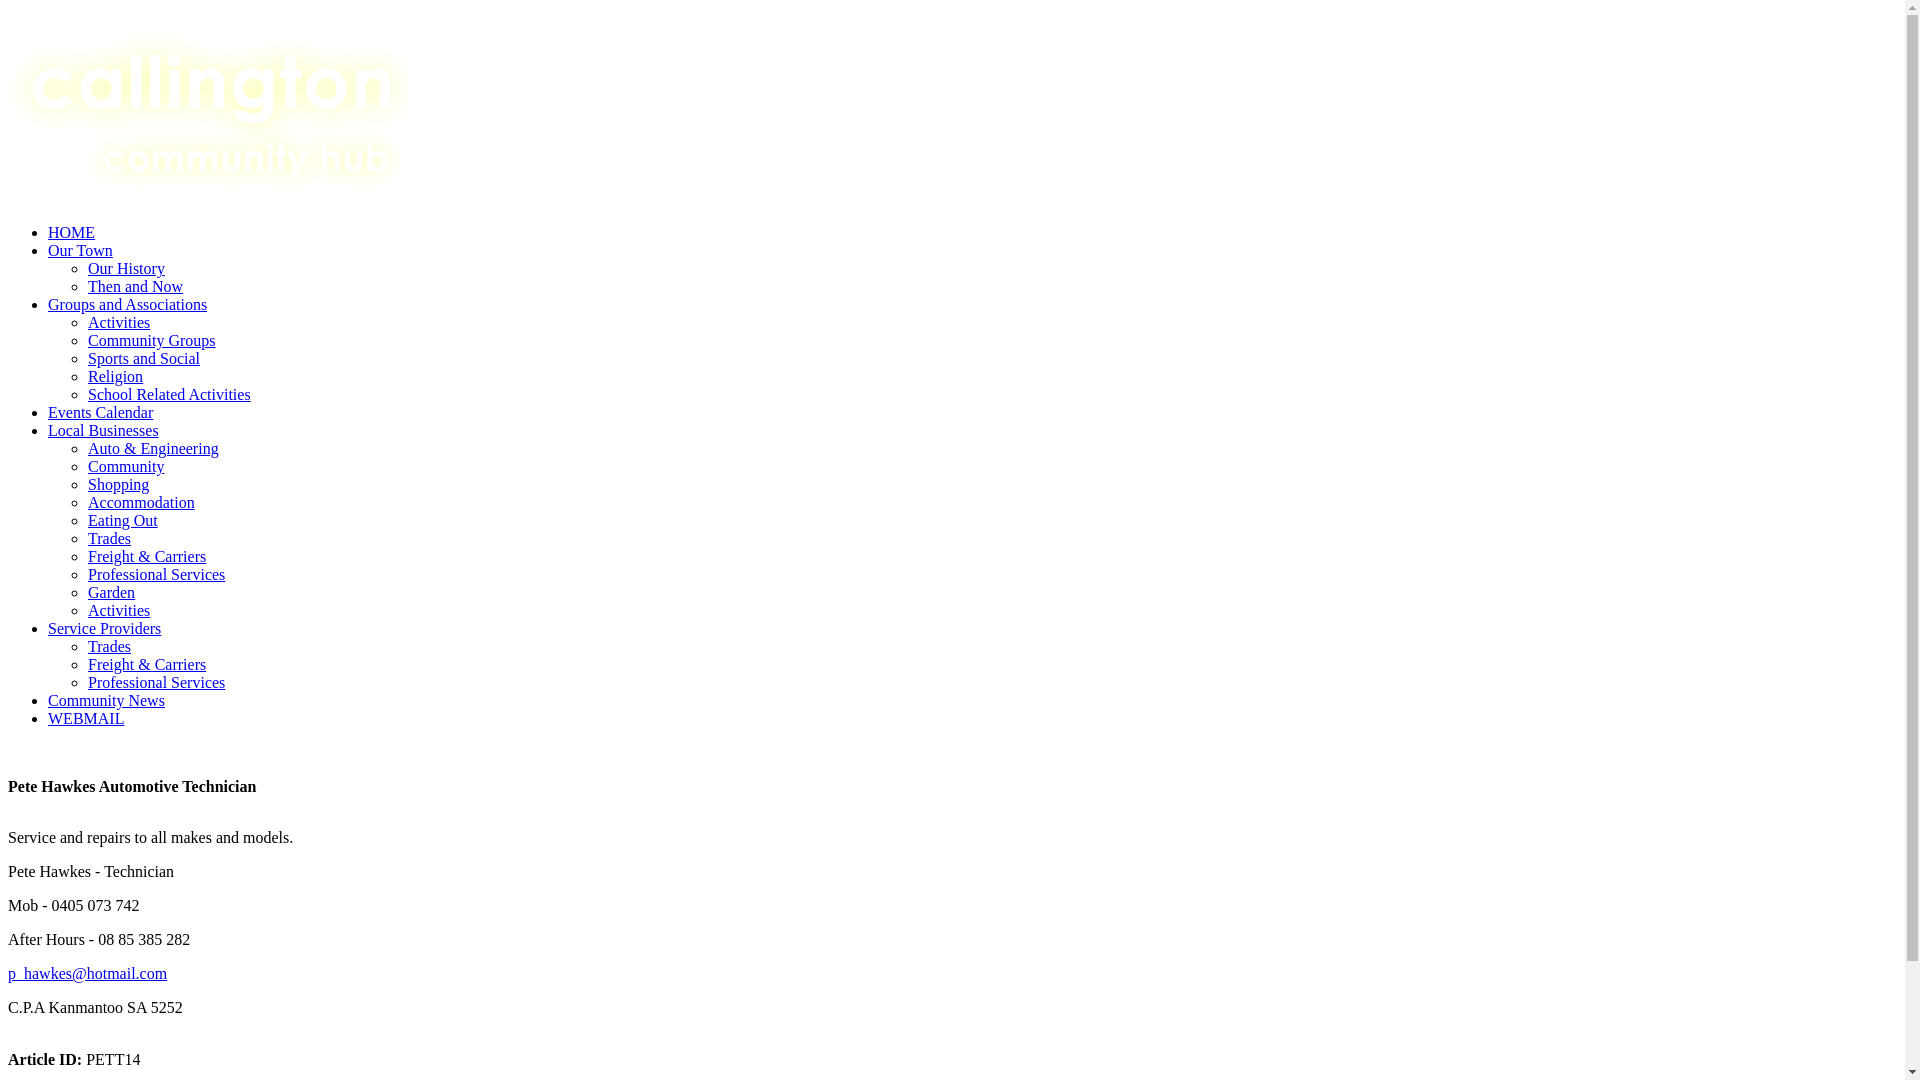 Image resolution: width=1920 pixels, height=1080 pixels. I want to click on 'Activities', so click(118, 321).